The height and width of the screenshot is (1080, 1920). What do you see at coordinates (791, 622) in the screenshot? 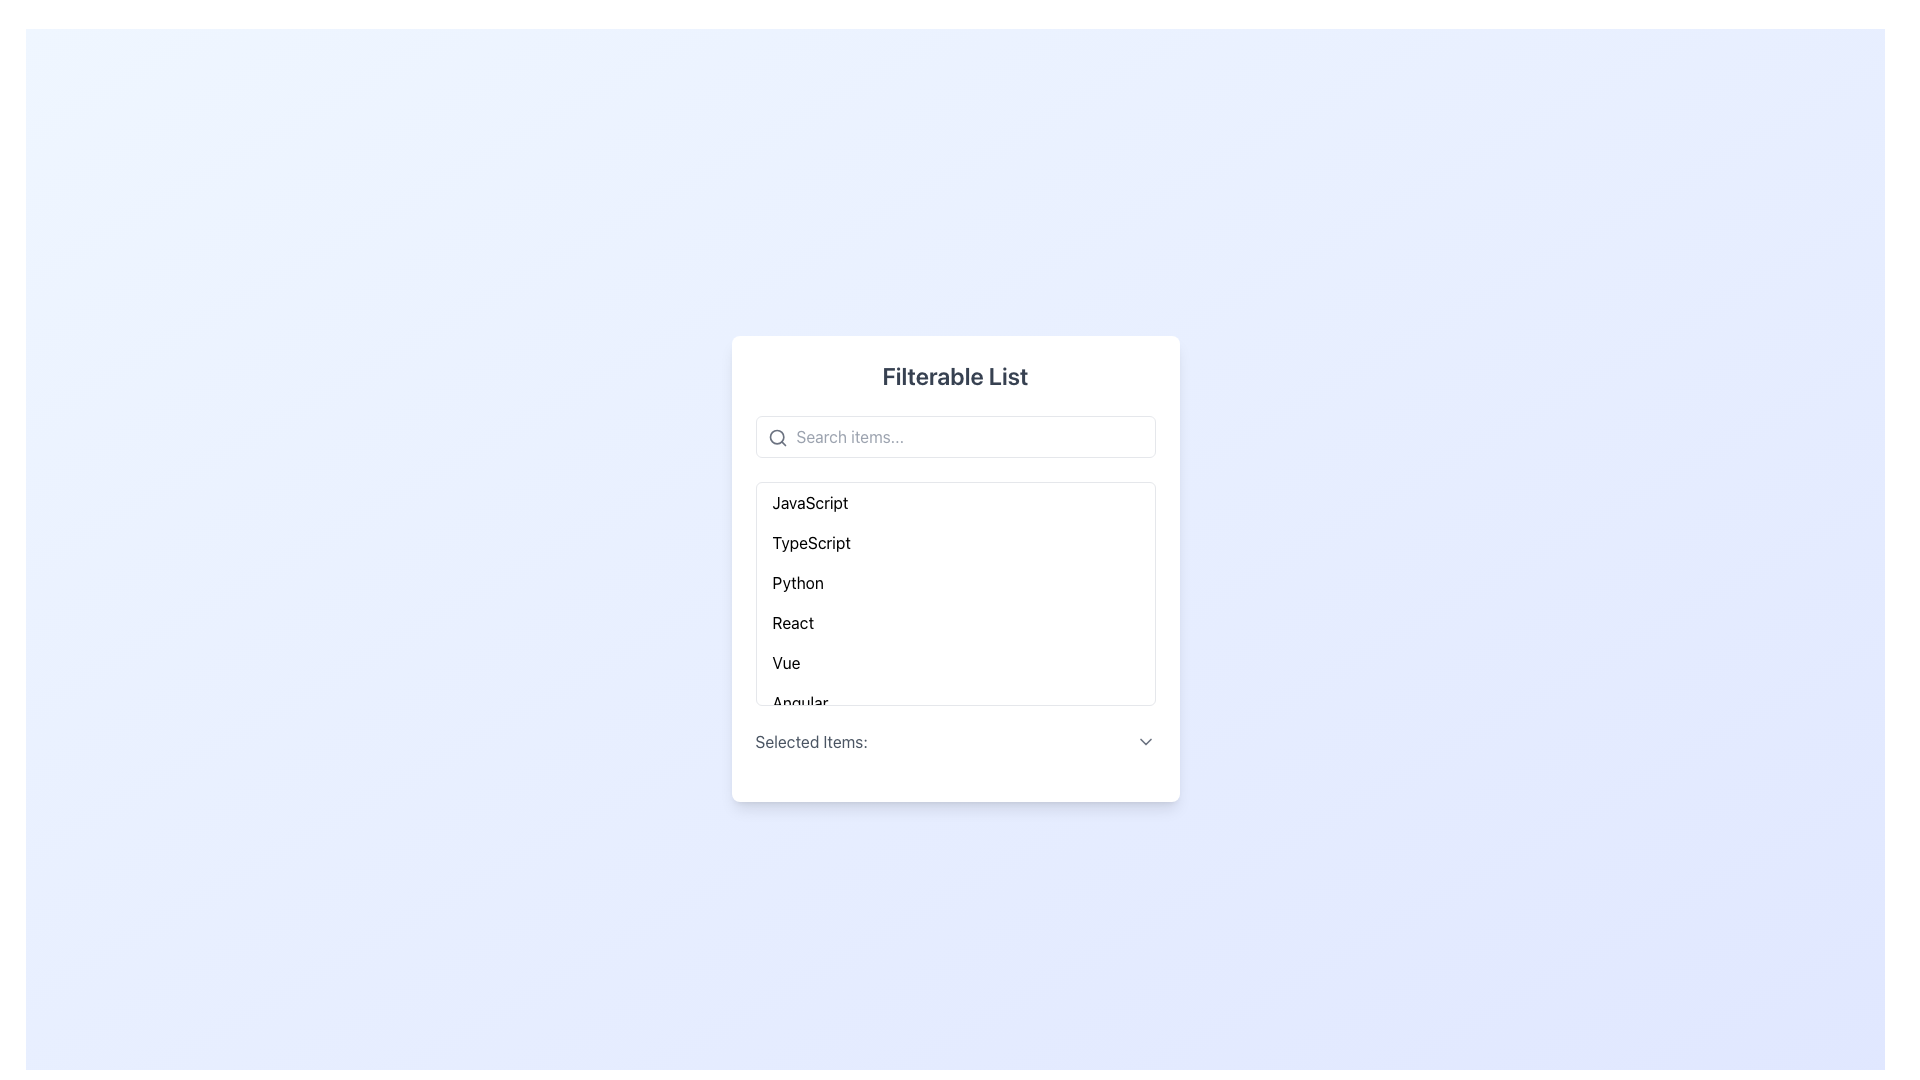
I see `to select the fourth item in the interactive list that includes options like 'JavaScript', 'TypeScript', and 'Vue'` at bounding box center [791, 622].